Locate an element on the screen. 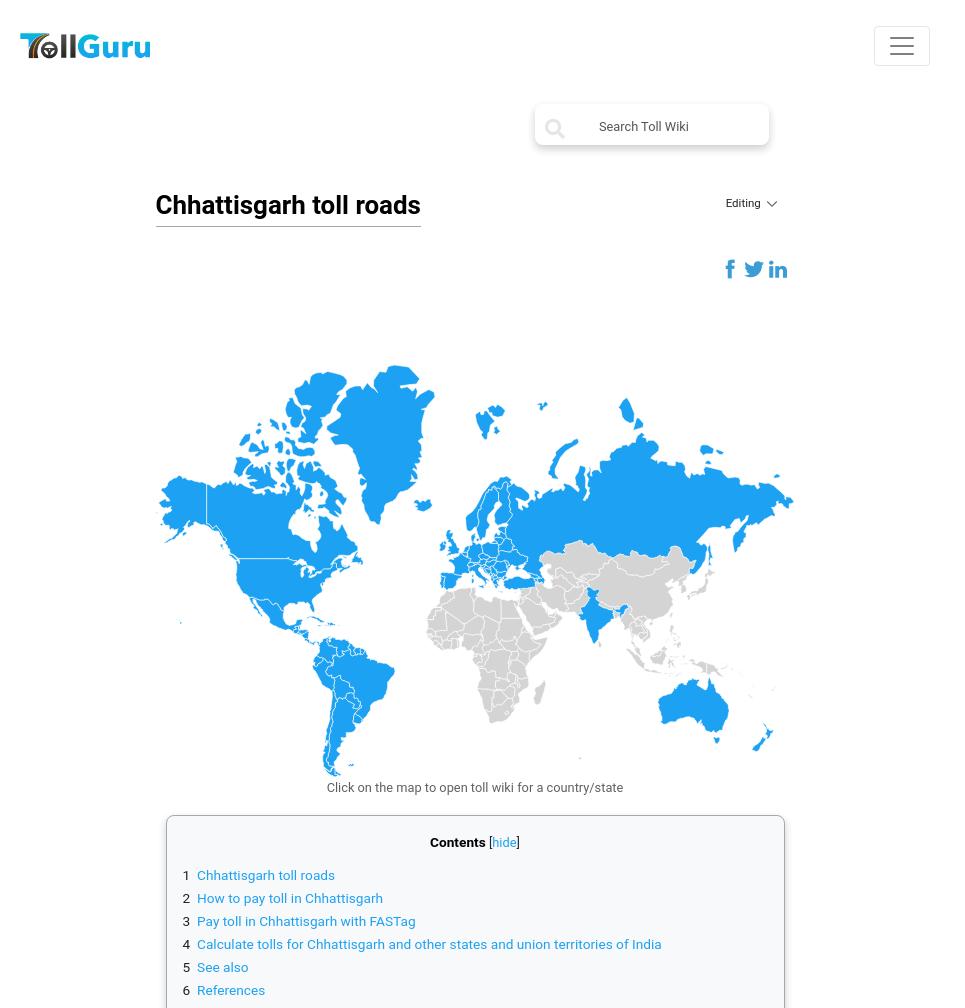  'Calculate tolls for  Chhattisgarh and other states and union territories of India' is located at coordinates (429, 943).